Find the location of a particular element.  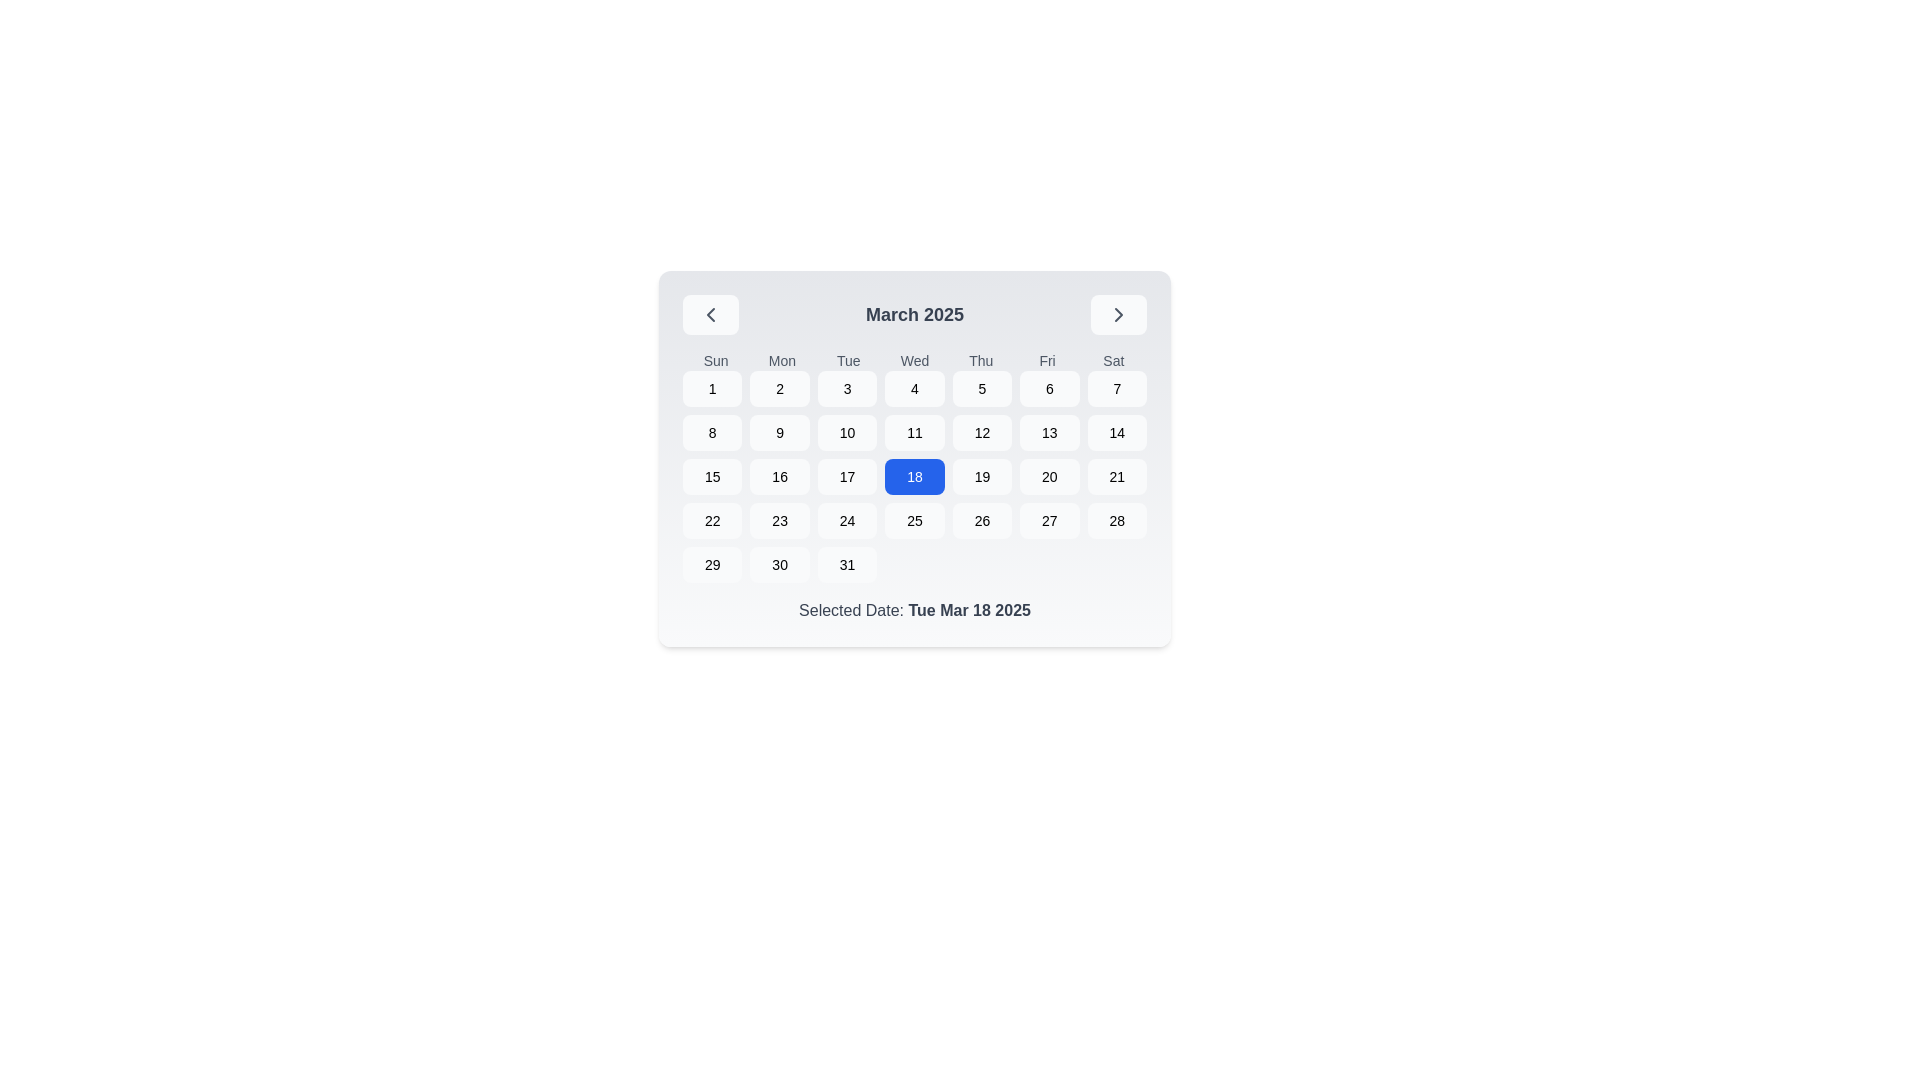

the calendar day button displaying the number '30', which is a square button with a light gray background and rounded corners, located in the sixth column of the last row in the calendar grid is located at coordinates (779, 564).